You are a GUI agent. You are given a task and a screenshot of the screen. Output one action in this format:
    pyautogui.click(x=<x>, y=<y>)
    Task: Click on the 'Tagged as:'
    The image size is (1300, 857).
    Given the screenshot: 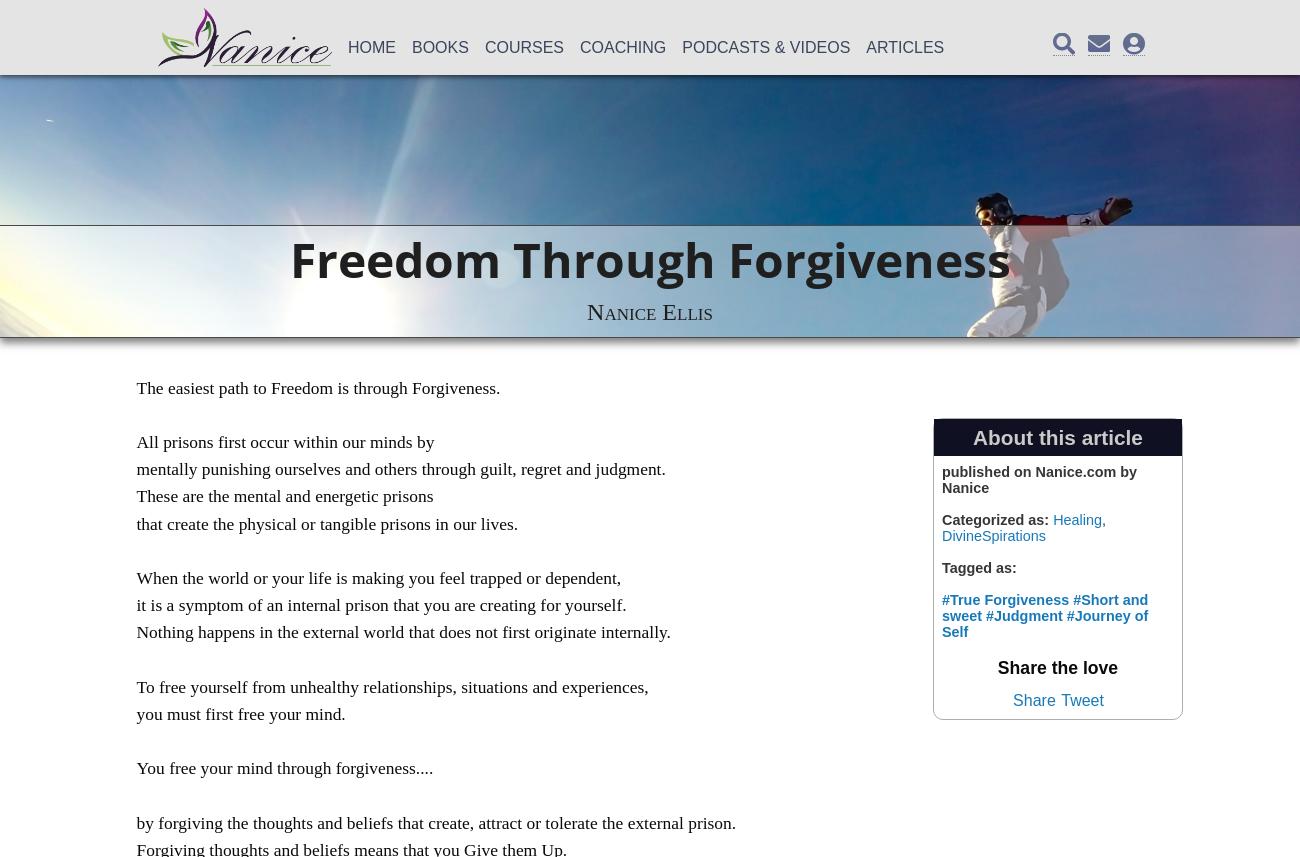 What is the action you would take?
    pyautogui.click(x=941, y=566)
    